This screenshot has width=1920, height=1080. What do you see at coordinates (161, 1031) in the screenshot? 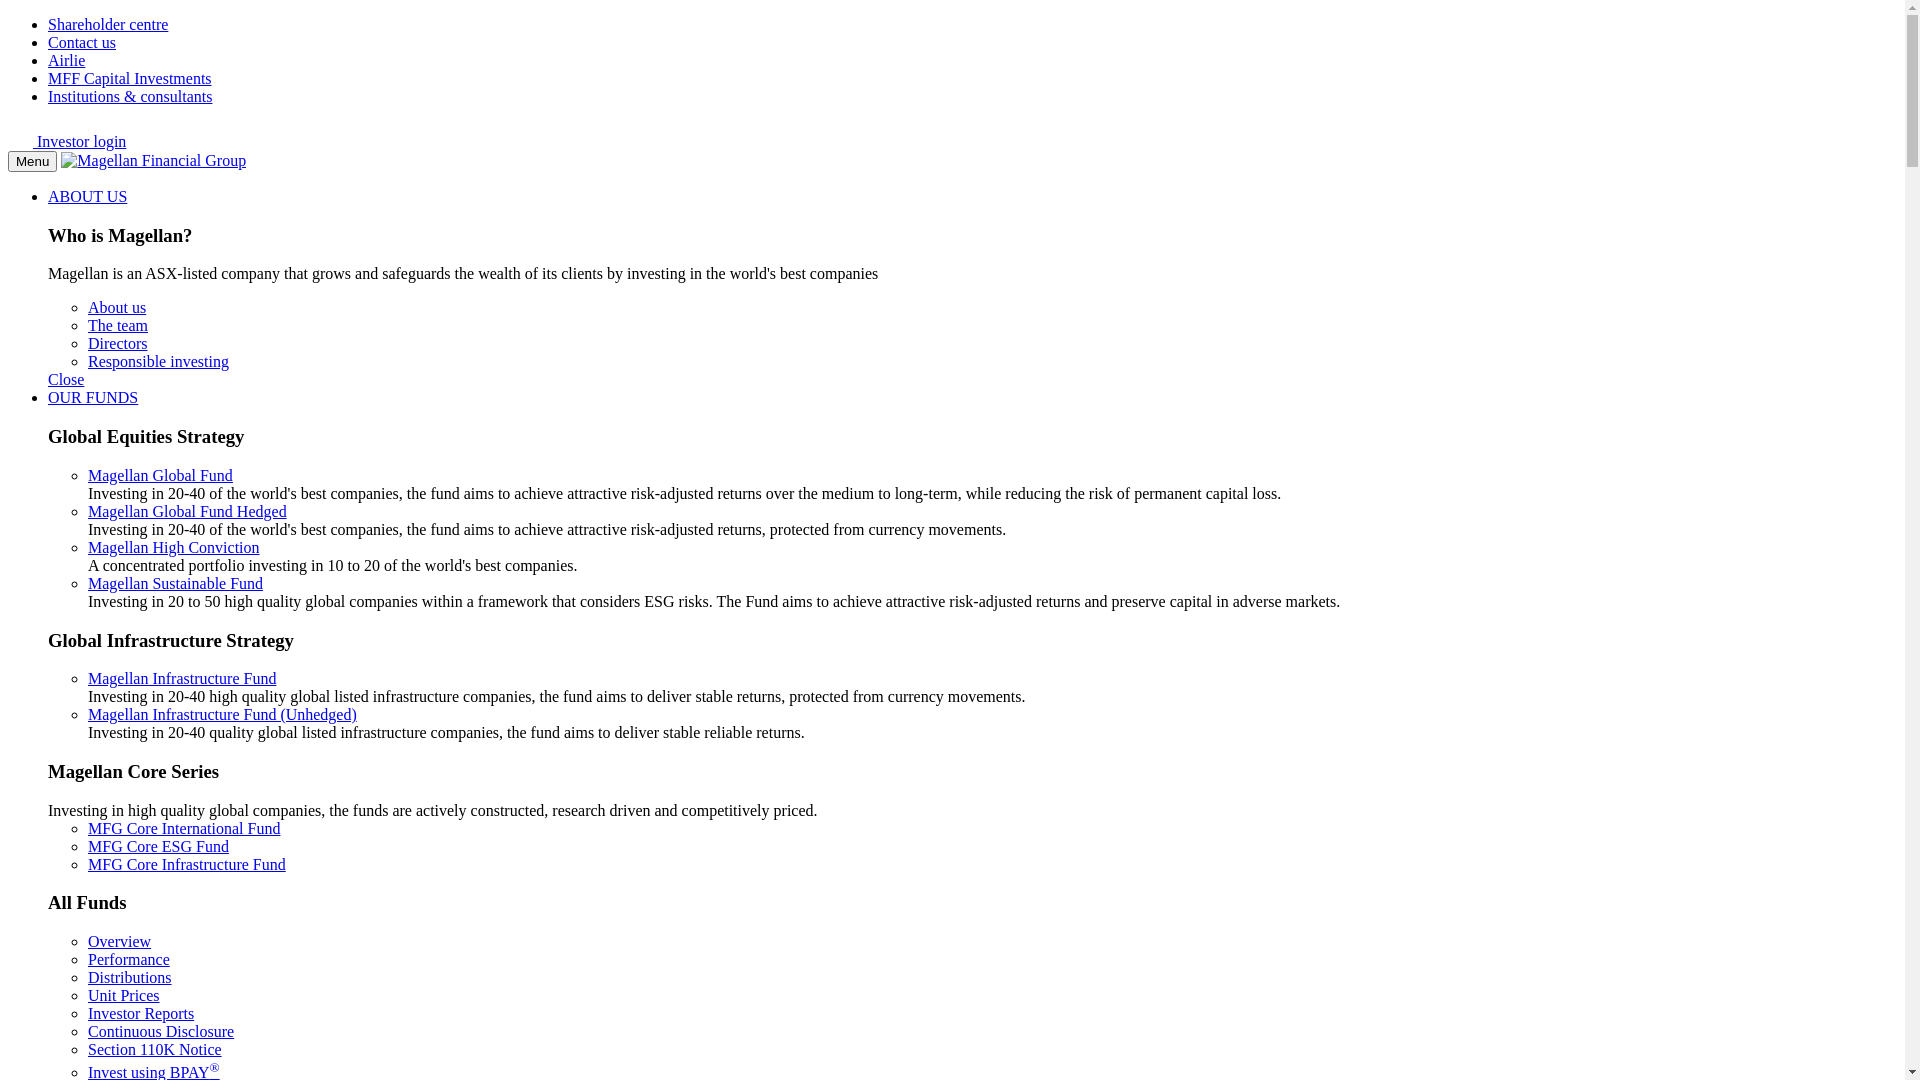
I see `'Continuous Disclosure'` at bounding box center [161, 1031].